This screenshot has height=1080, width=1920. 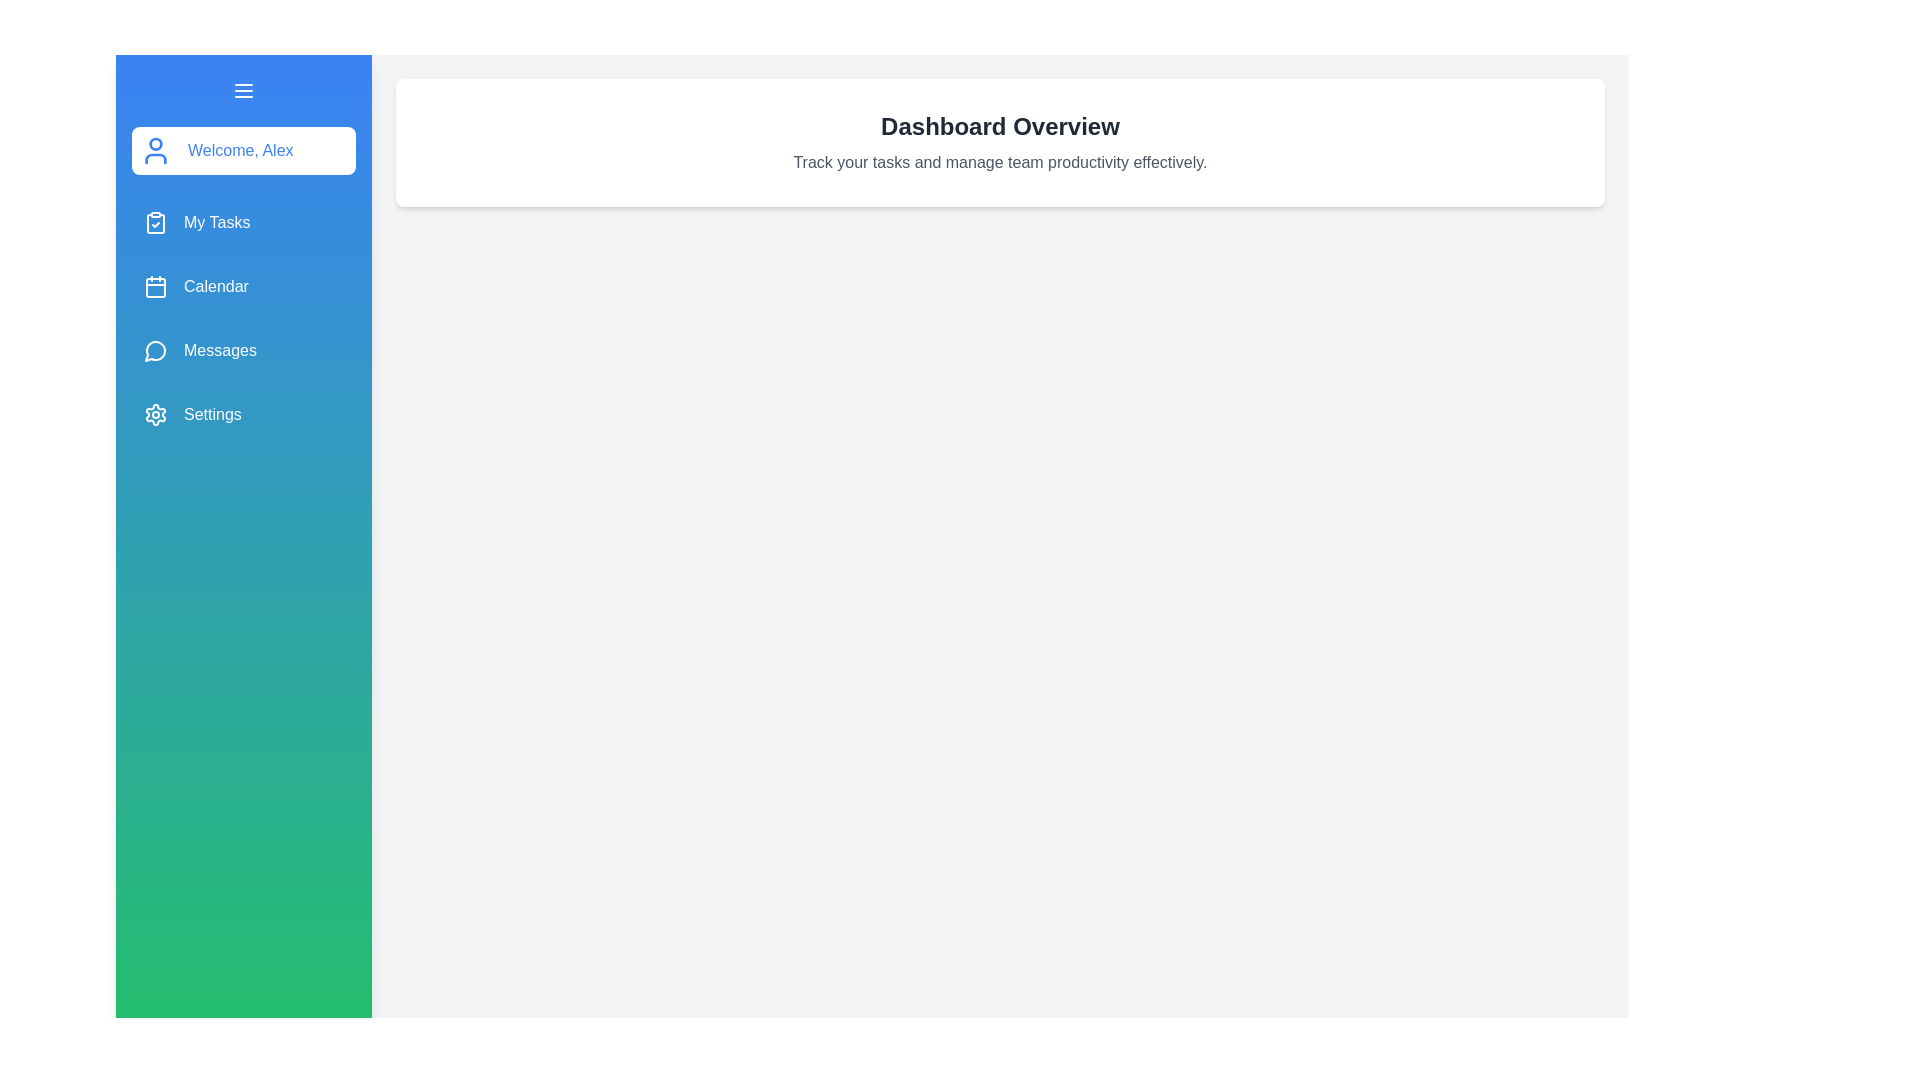 What do you see at coordinates (243, 414) in the screenshot?
I see `the 'Settings' menu item in the sidebar` at bounding box center [243, 414].